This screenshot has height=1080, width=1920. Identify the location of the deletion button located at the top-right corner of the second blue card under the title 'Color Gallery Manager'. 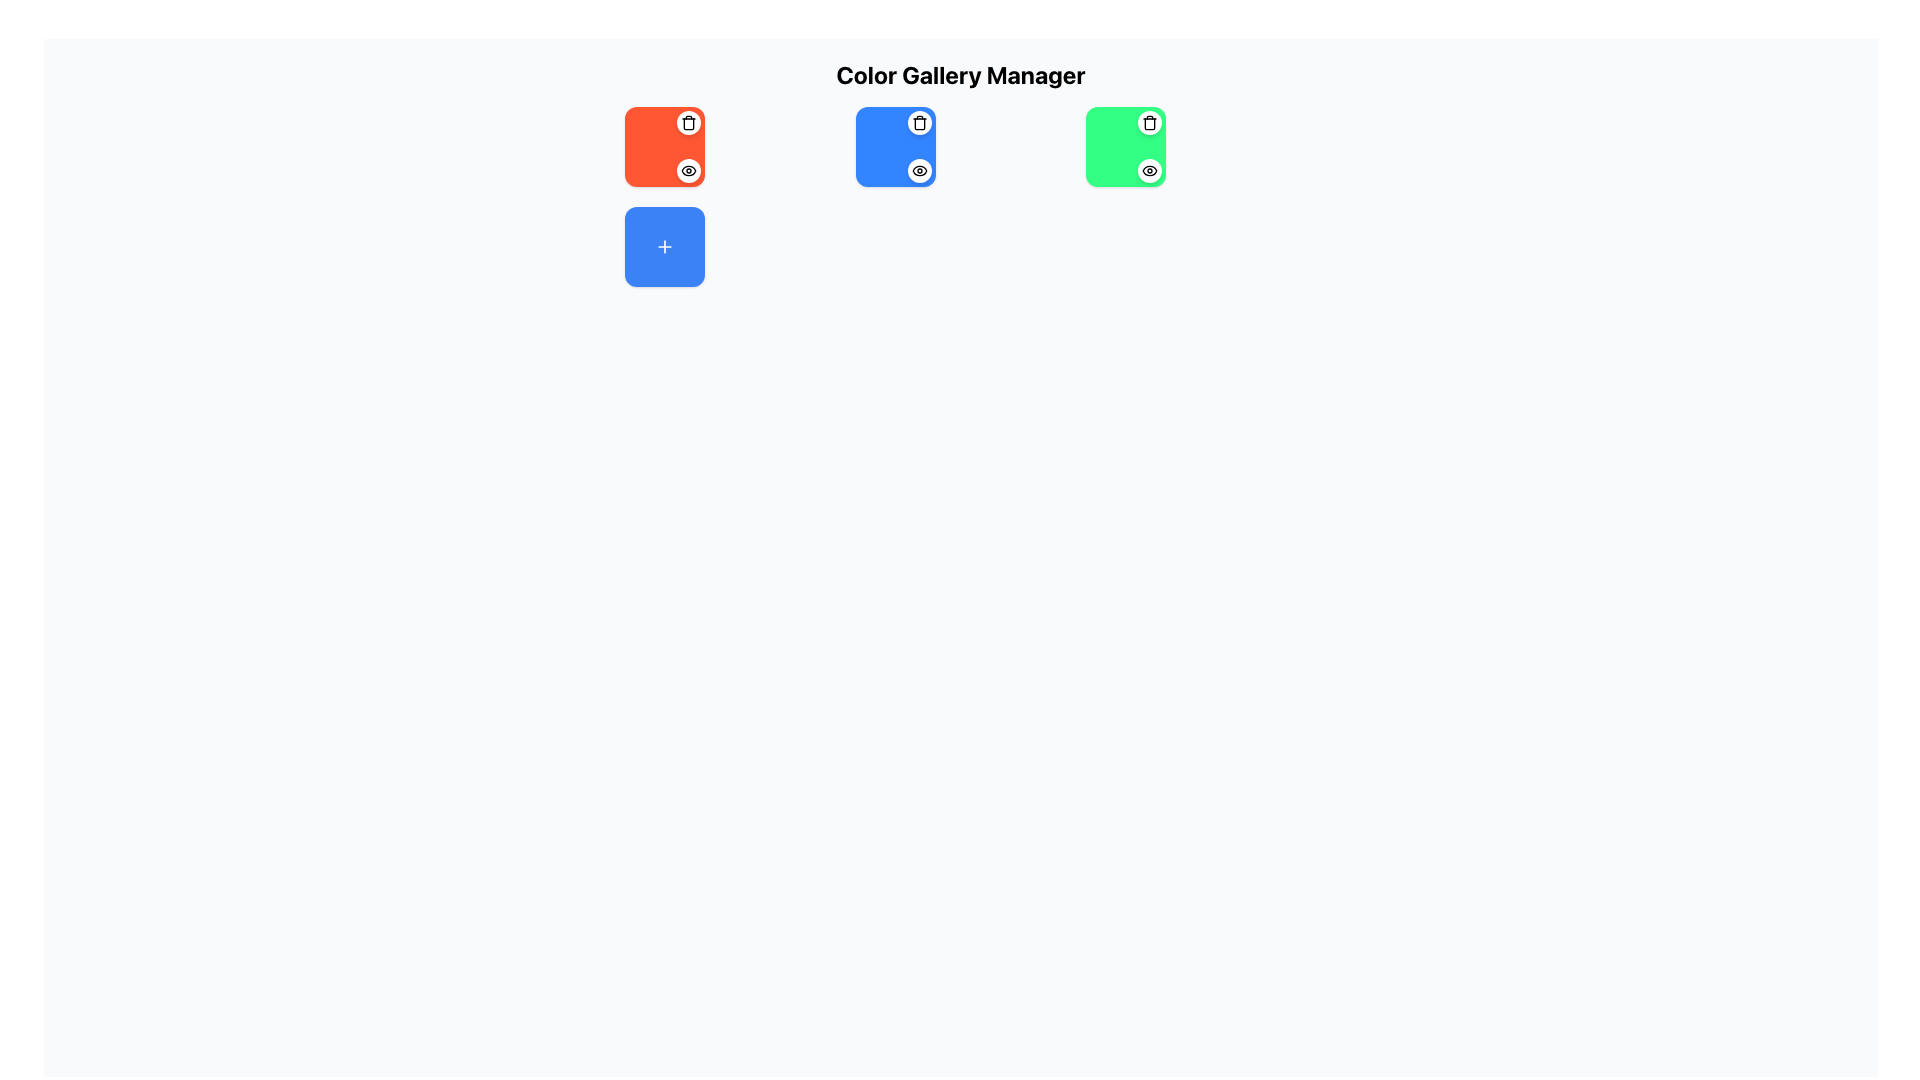
(918, 123).